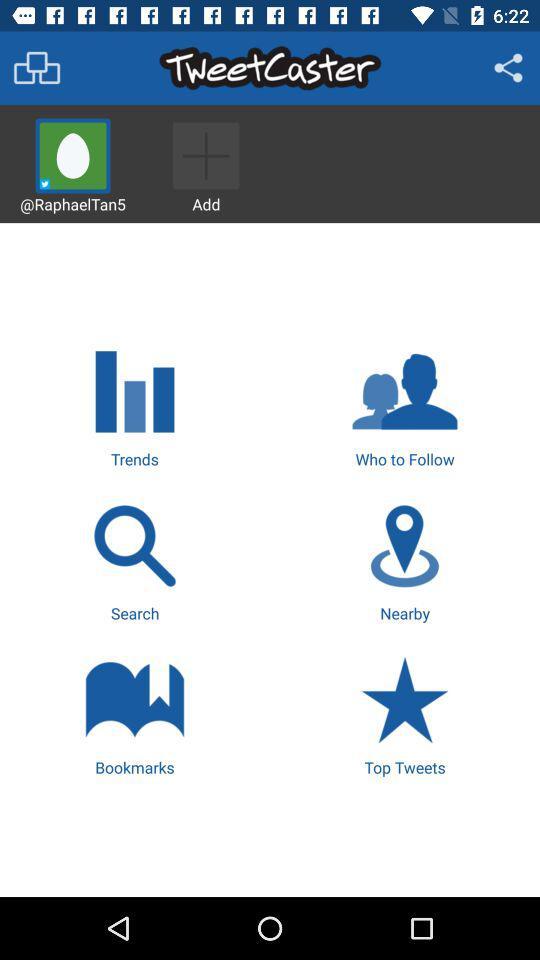 The height and width of the screenshot is (960, 540). What do you see at coordinates (135, 560) in the screenshot?
I see `the item to the left of the nearby item` at bounding box center [135, 560].